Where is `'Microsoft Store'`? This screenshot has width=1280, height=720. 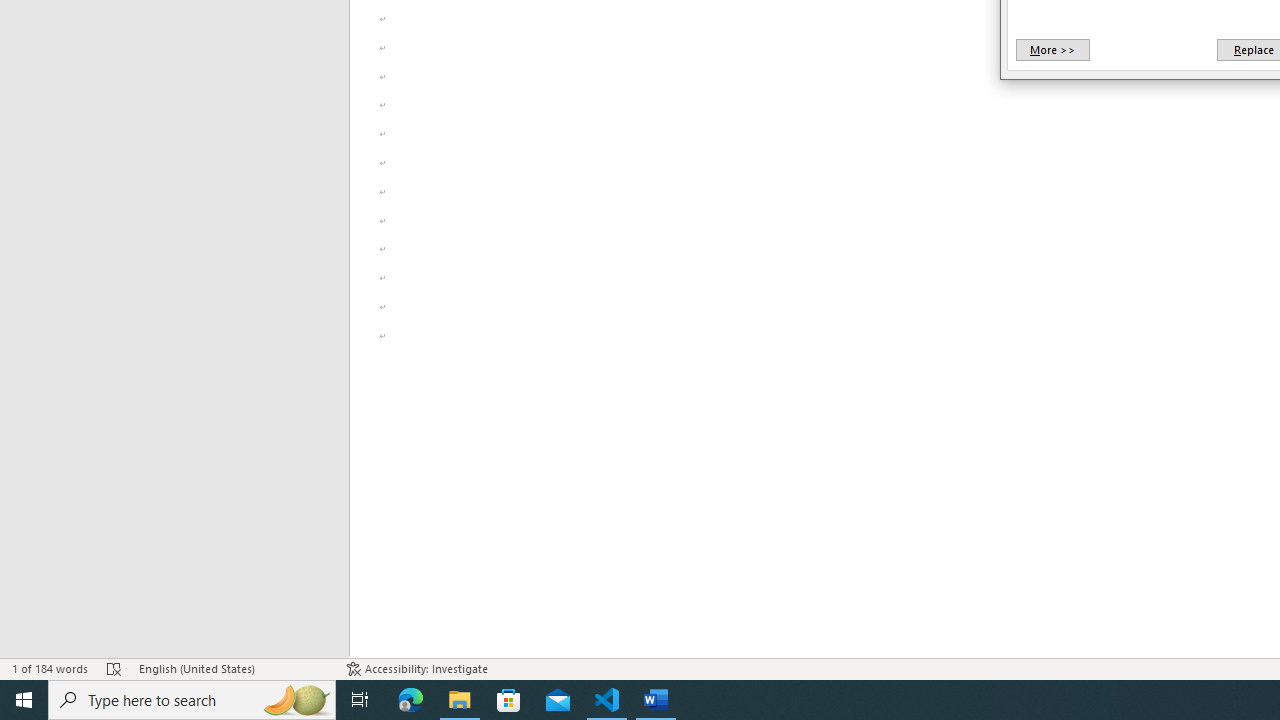 'Microsoft Store' is located at coordinates (509, 698).